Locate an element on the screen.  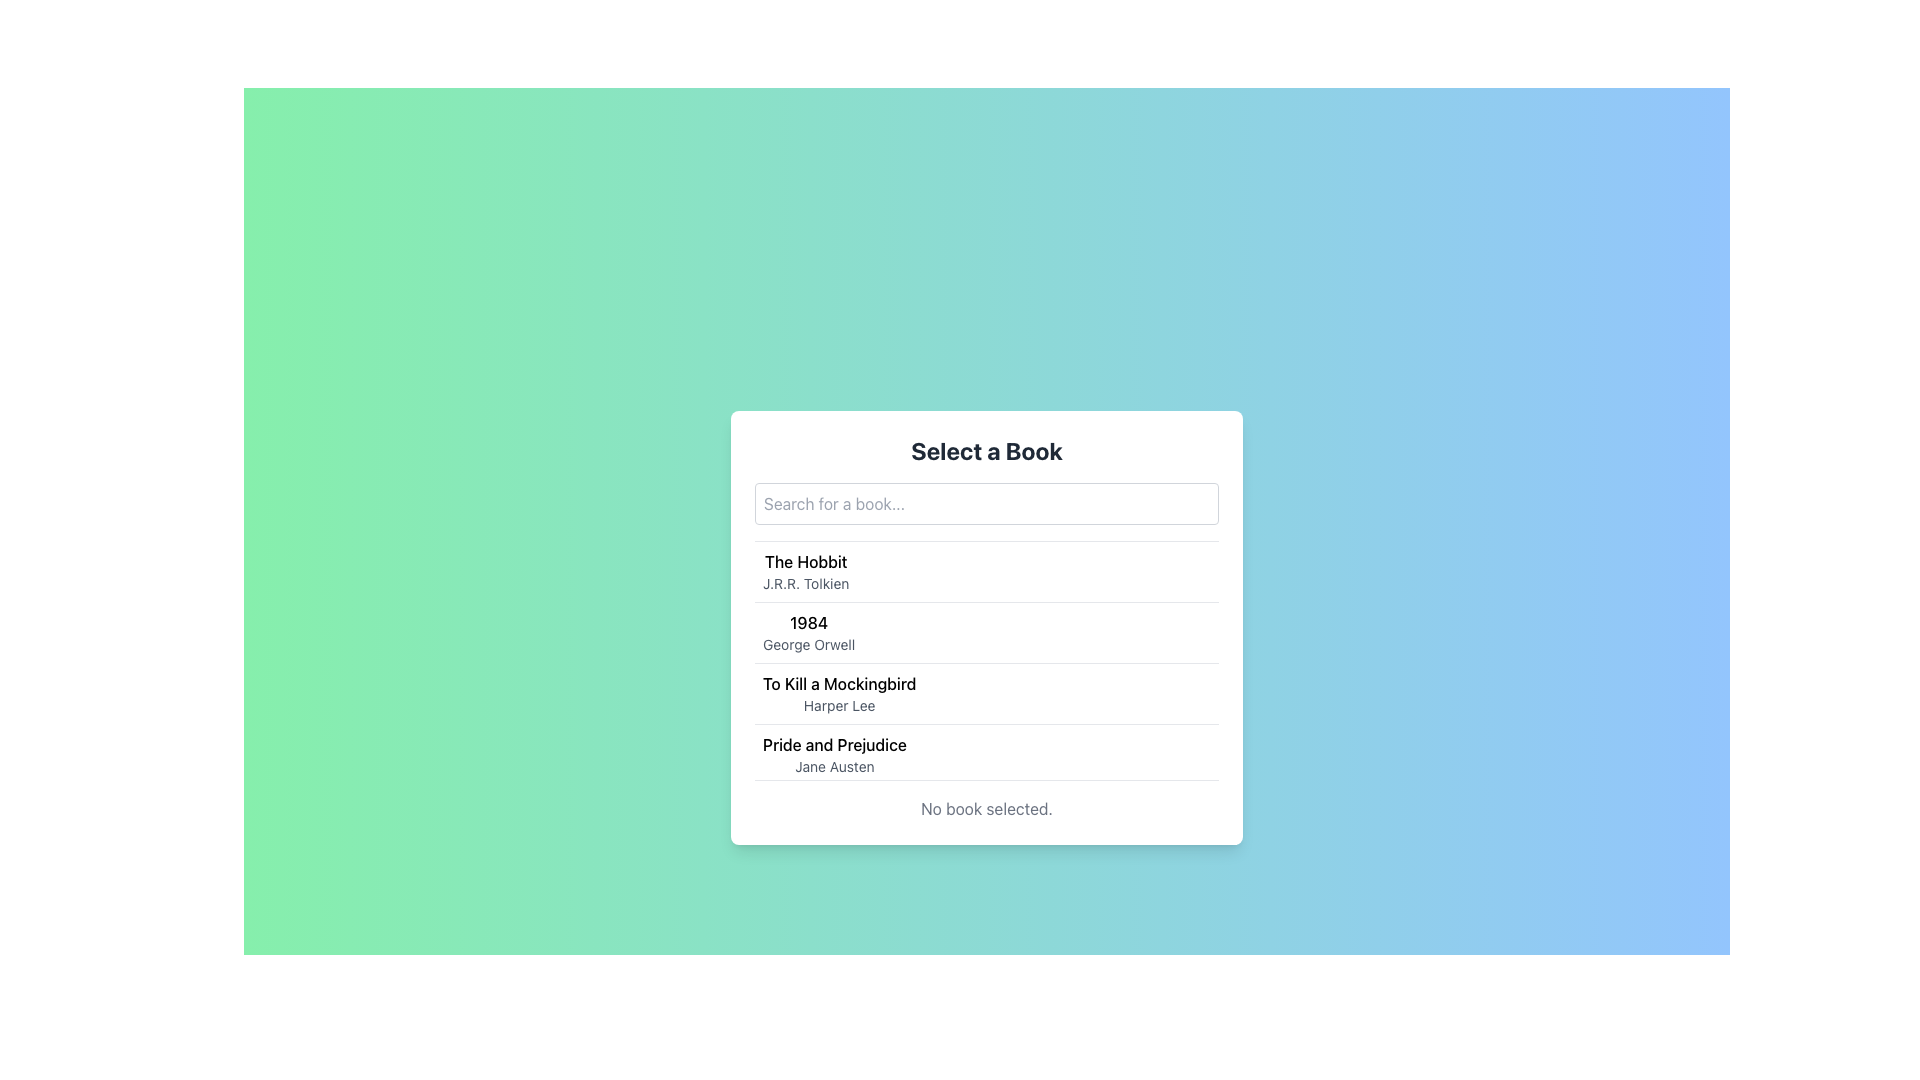
the text label displaying '1984' in a medium-bold font, which is positioned as the second item in a list of books in a centered panel with a gradient green-blue background is located at coordinates (809, 622).